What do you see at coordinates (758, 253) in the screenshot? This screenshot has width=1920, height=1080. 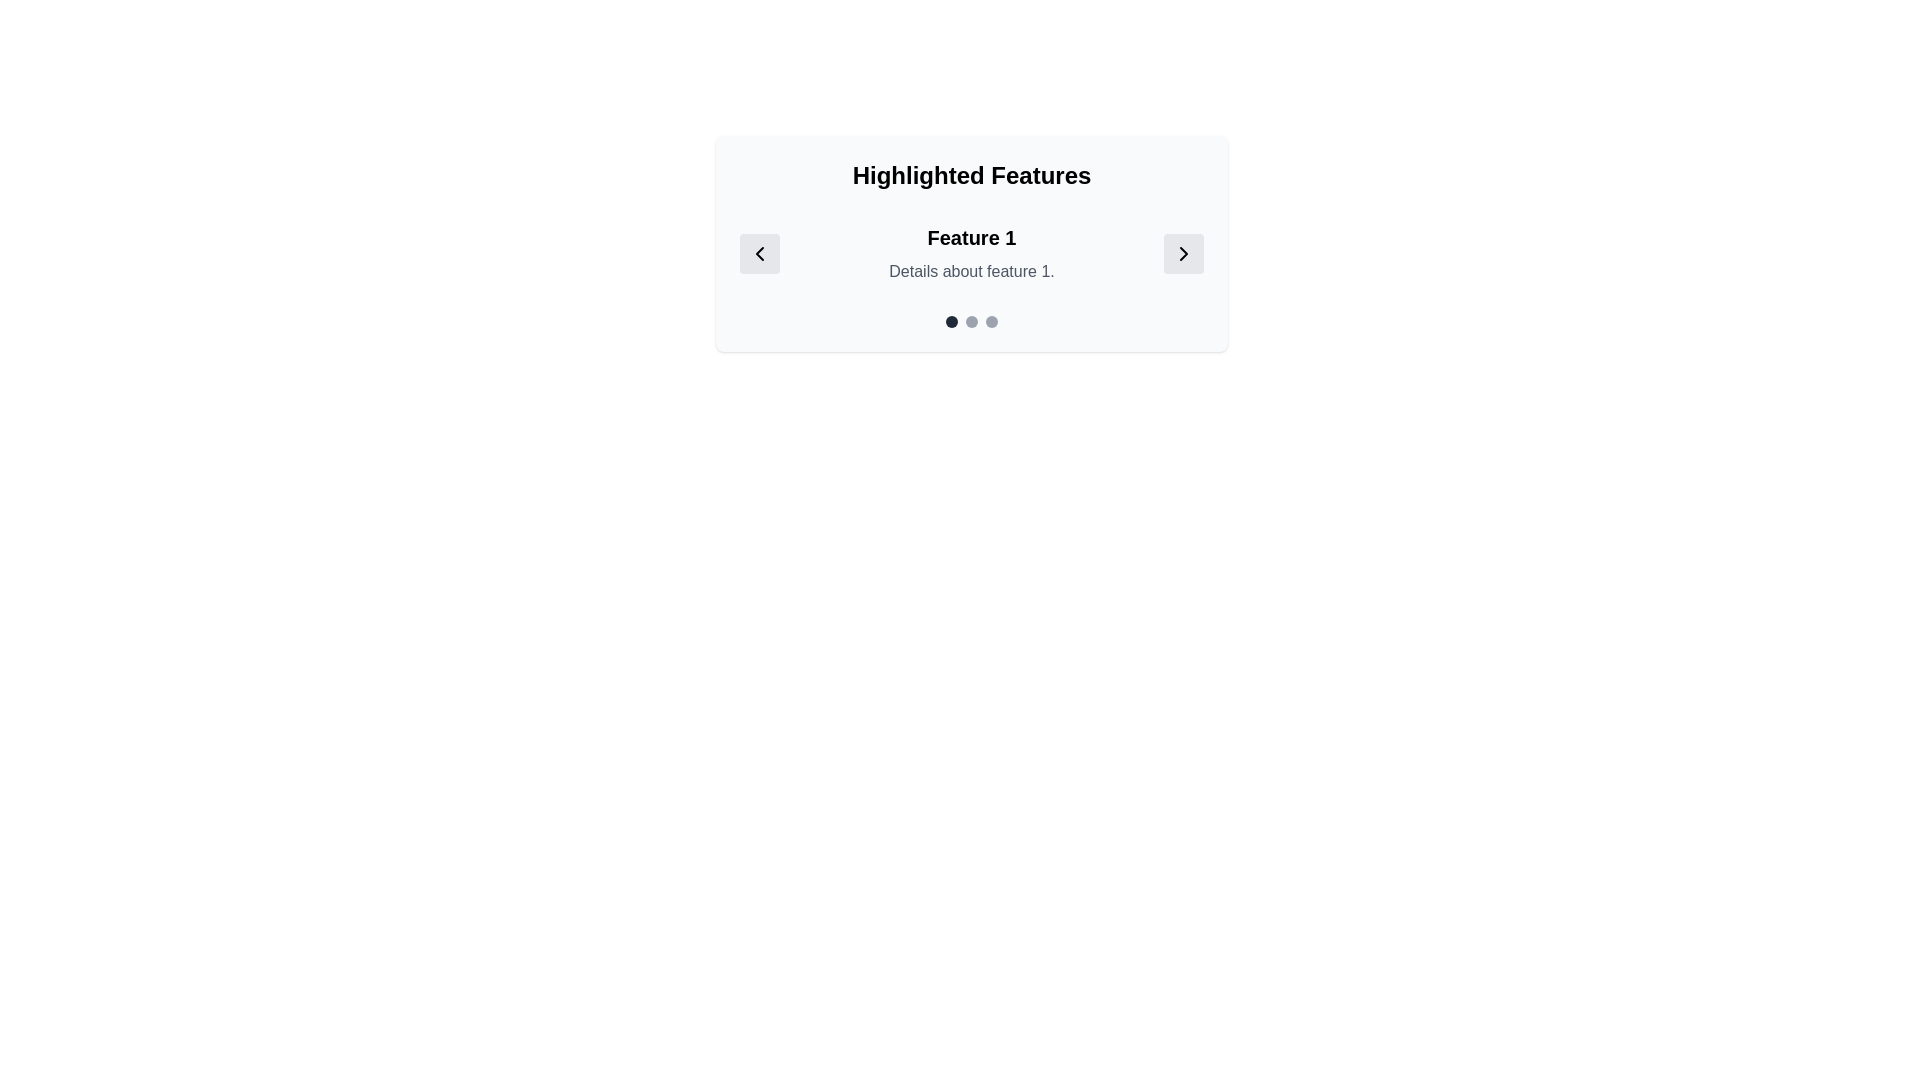 I see `the small triangular left-pointing arrow icon, which is part of the left-chevron icon in the 'Highlighted Features' navigation section` at bounding box center [758, 253].